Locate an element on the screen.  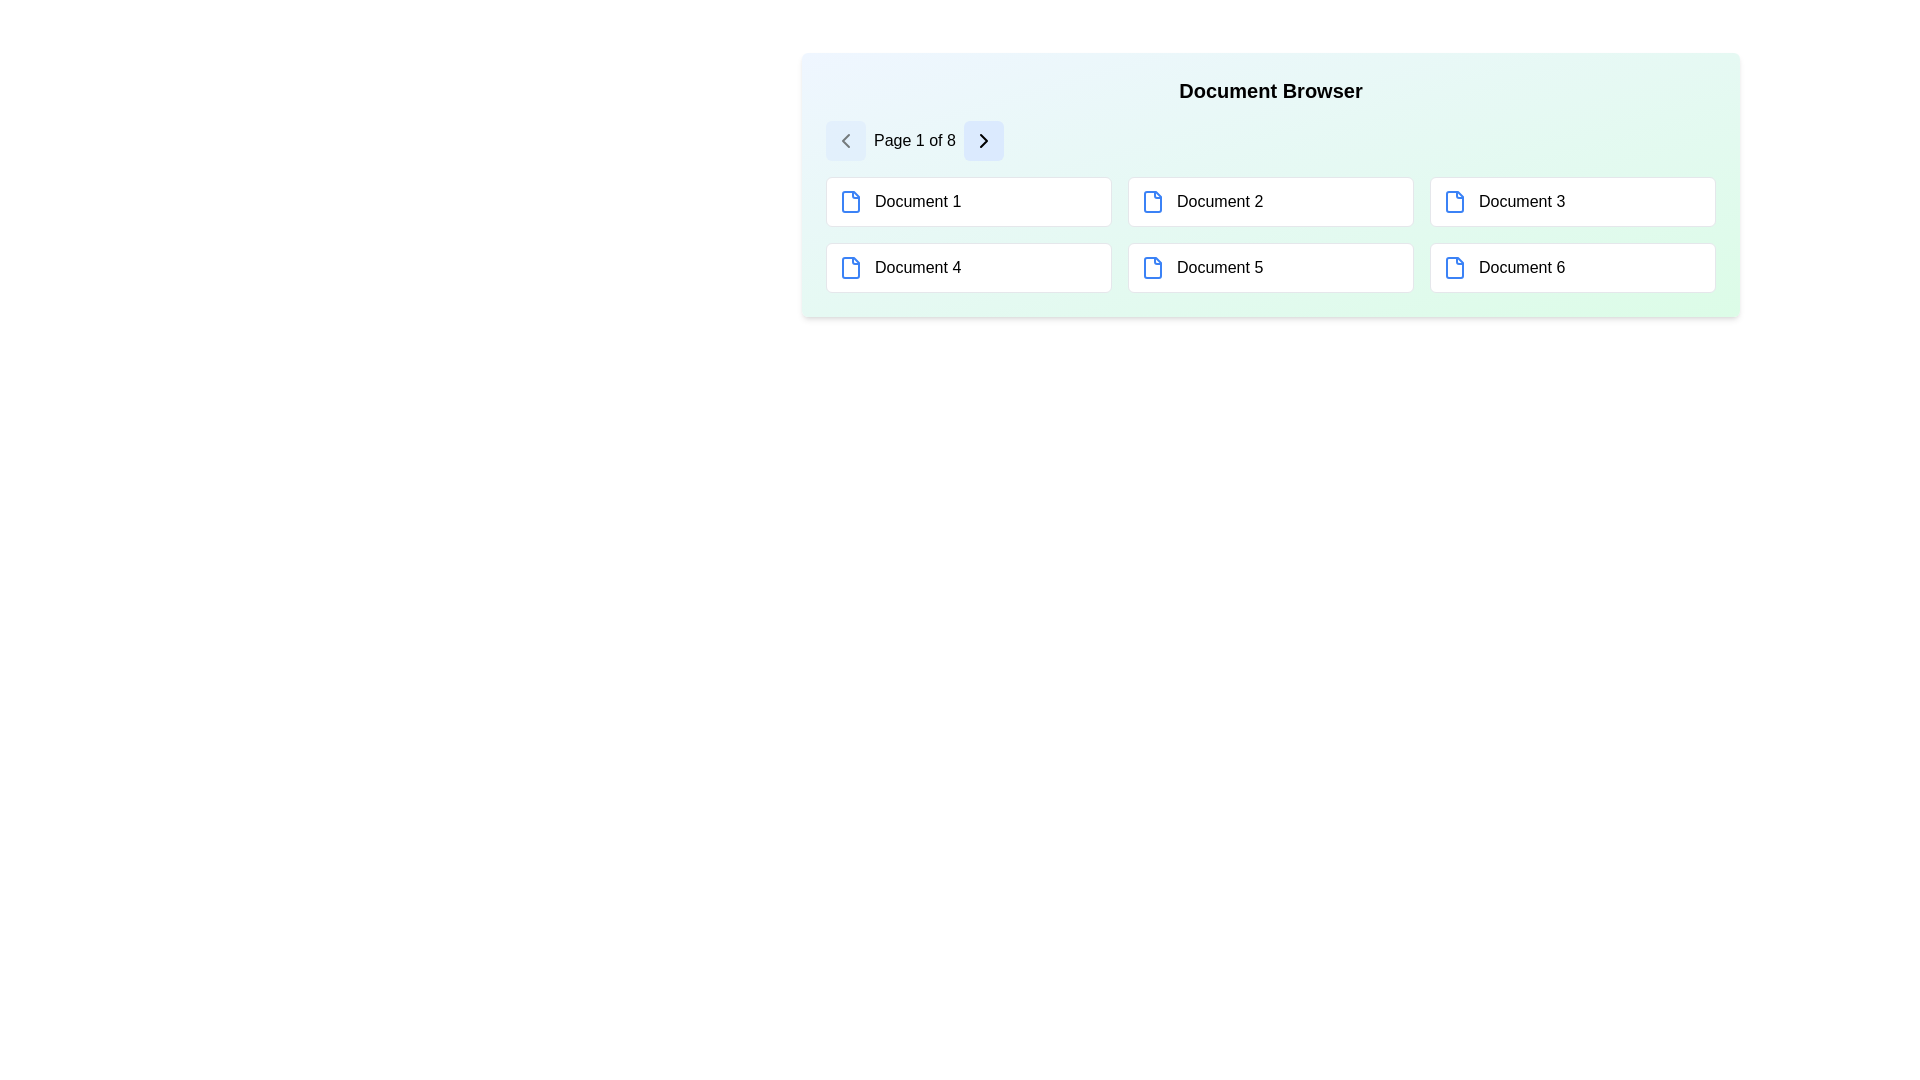
the document icon located to the left of the text 'Document 4' in the second row of the document grid under the 'Document Browser' title is located at coordinates (850, 266).